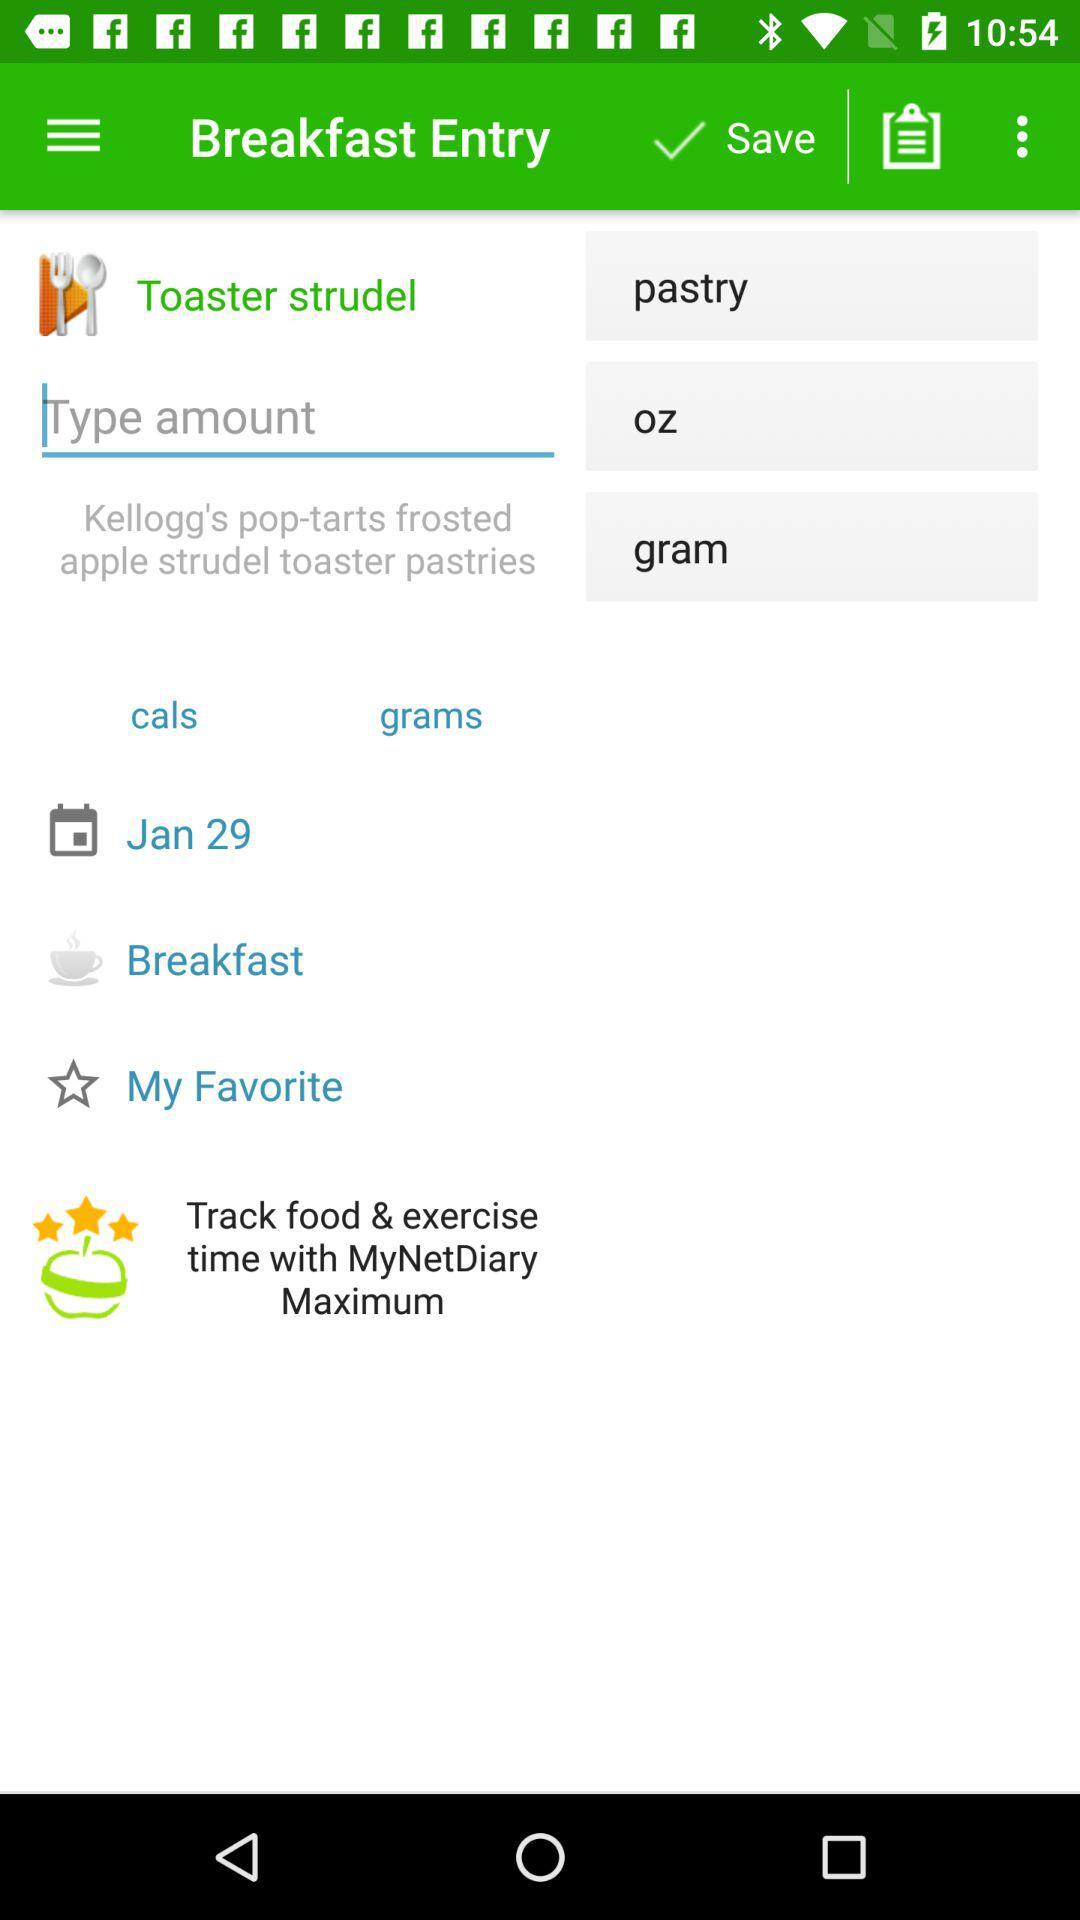 This screenshot has height=1920, width=1080. Describe the element at coordinates (303, 832) in the screenshot. I see `jan 29` at that location.